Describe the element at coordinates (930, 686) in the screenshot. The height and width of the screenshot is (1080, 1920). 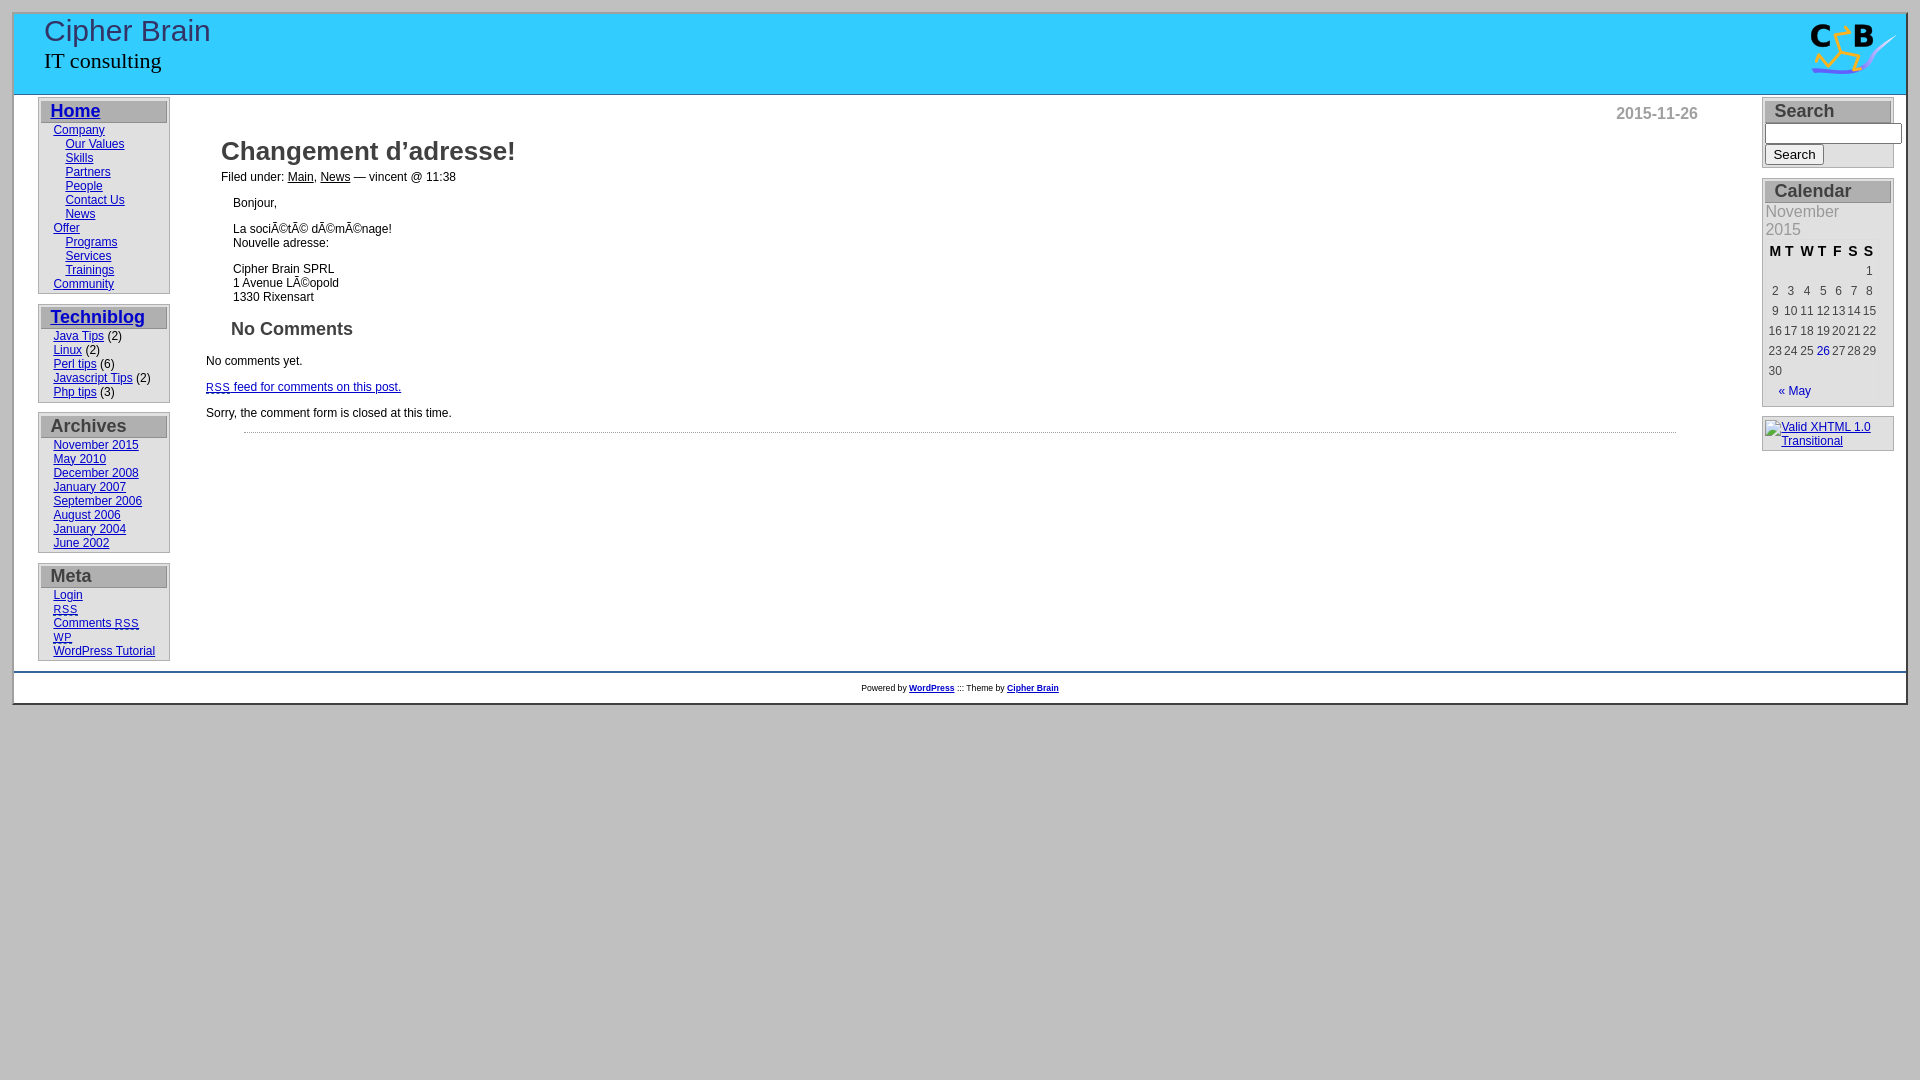
I see `'WordPress'` at that location.